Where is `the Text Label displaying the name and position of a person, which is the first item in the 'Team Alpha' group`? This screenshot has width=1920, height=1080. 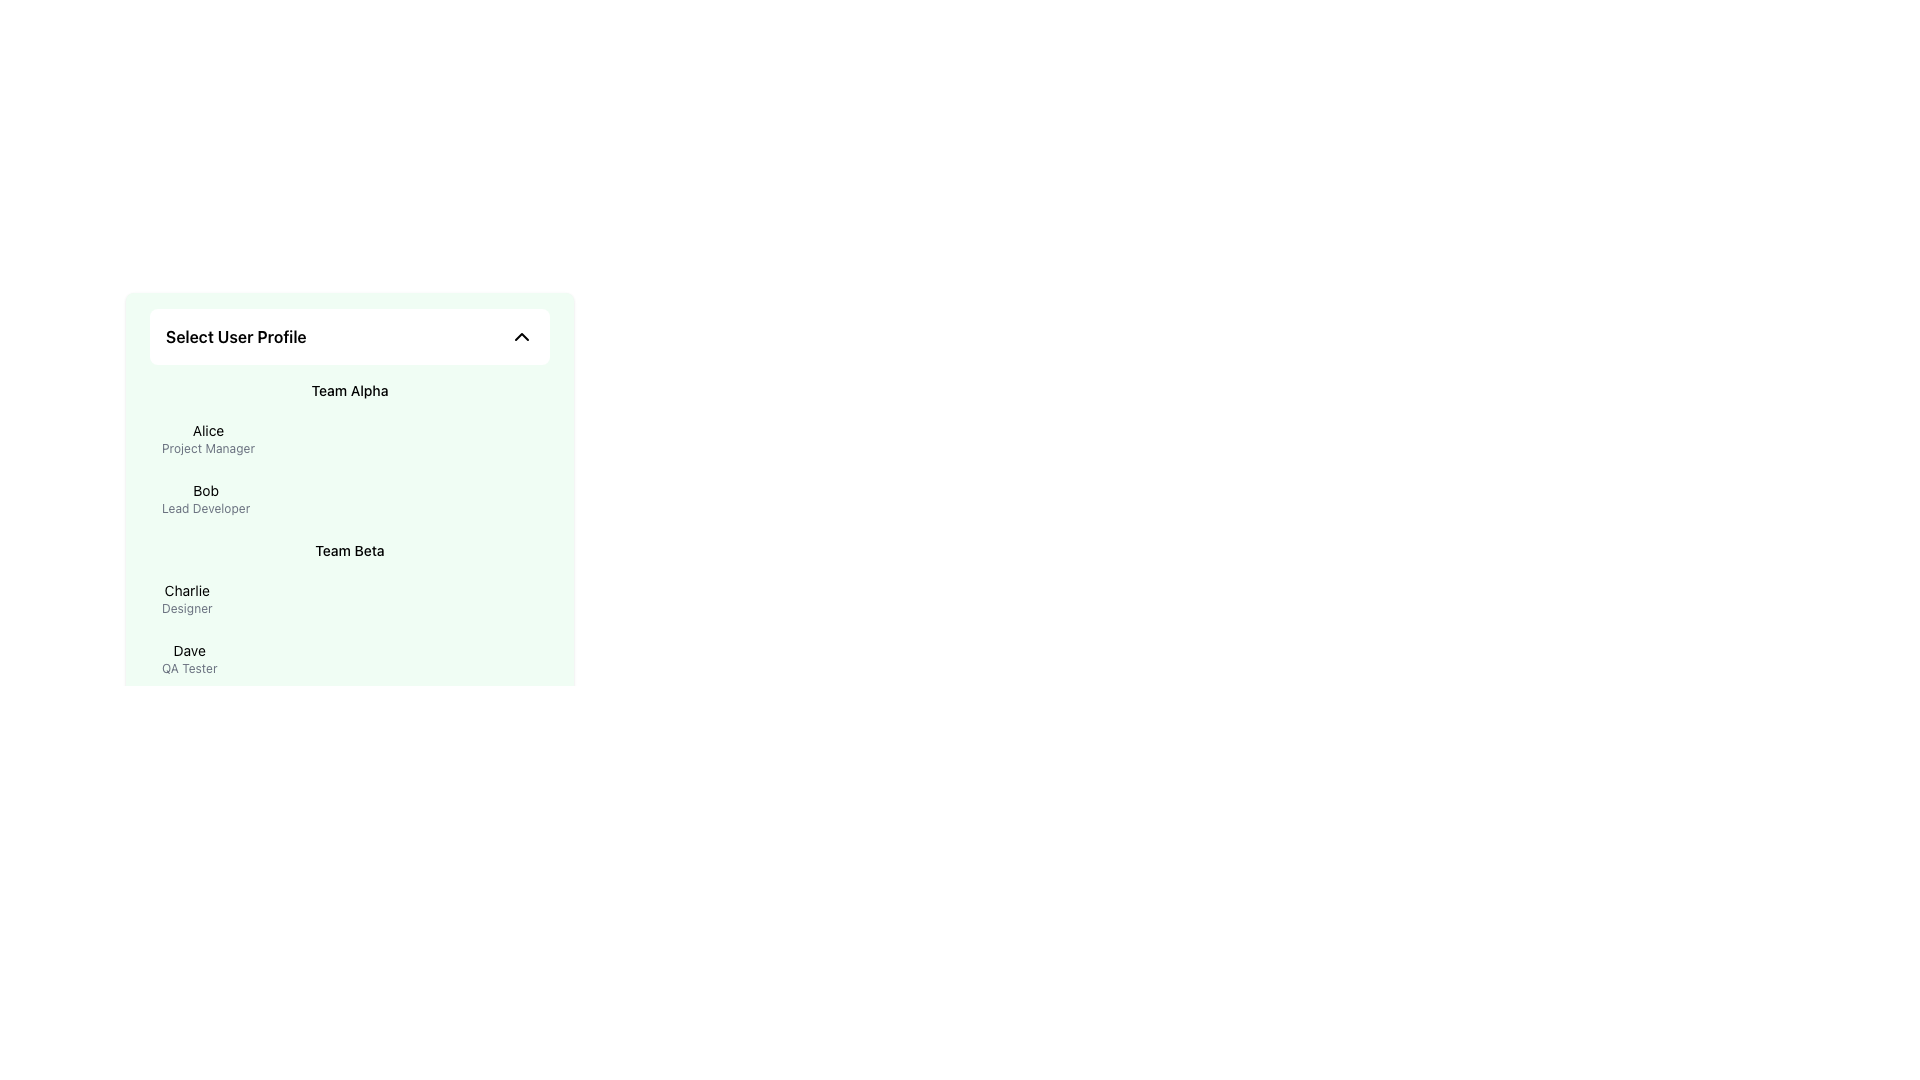
the Text Label displaying the name and position of a person, which is the first item in the 'Team Alpha' group is located at coordinates (208, 438).